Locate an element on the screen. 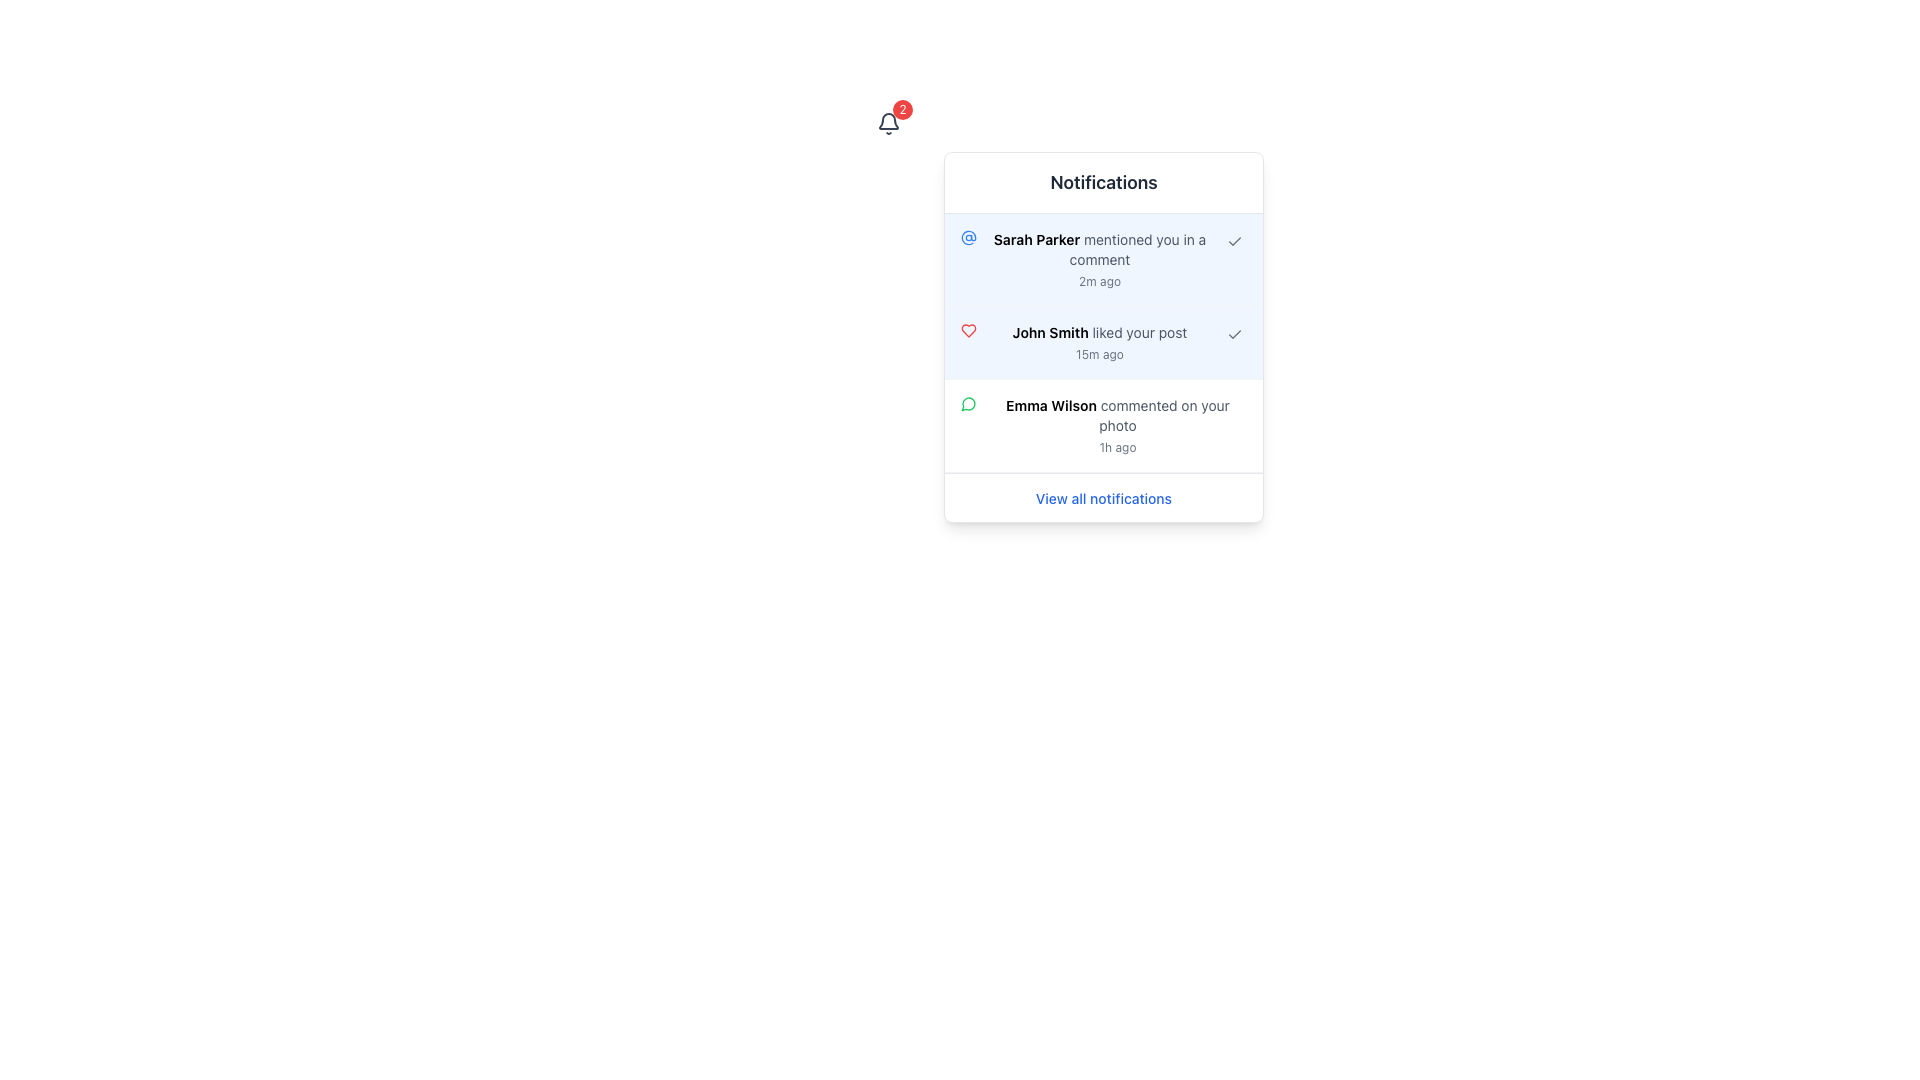  the second notification entry in the notification dropdown which states 'John Smith liked your post 15m ago' is located at coordinates (1103, 342).